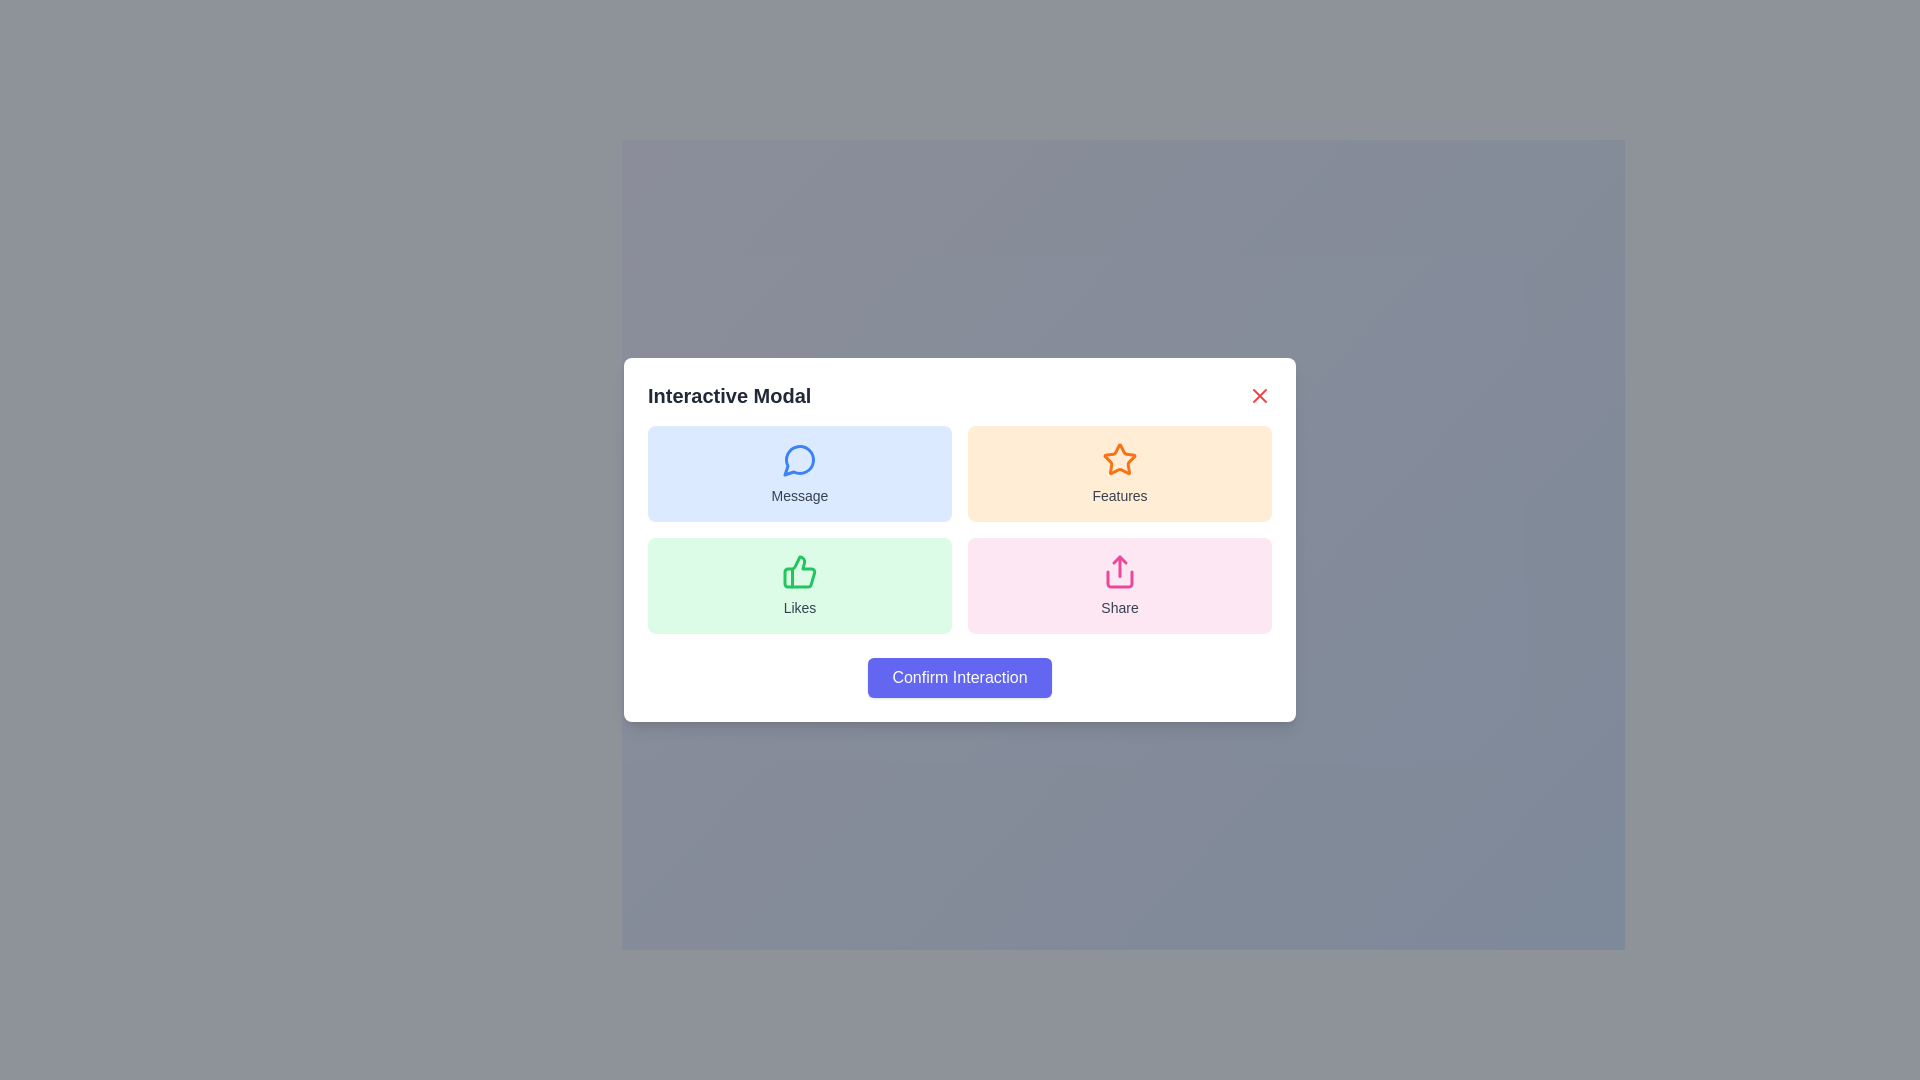 This screenshot has height=1080, width=1920. Describe the element at coordinates (1118, 459) in the screenshot. I see `the orange star-shaped icon positioned at the top-center of the 'Features' card in the interactive modal` at that location.